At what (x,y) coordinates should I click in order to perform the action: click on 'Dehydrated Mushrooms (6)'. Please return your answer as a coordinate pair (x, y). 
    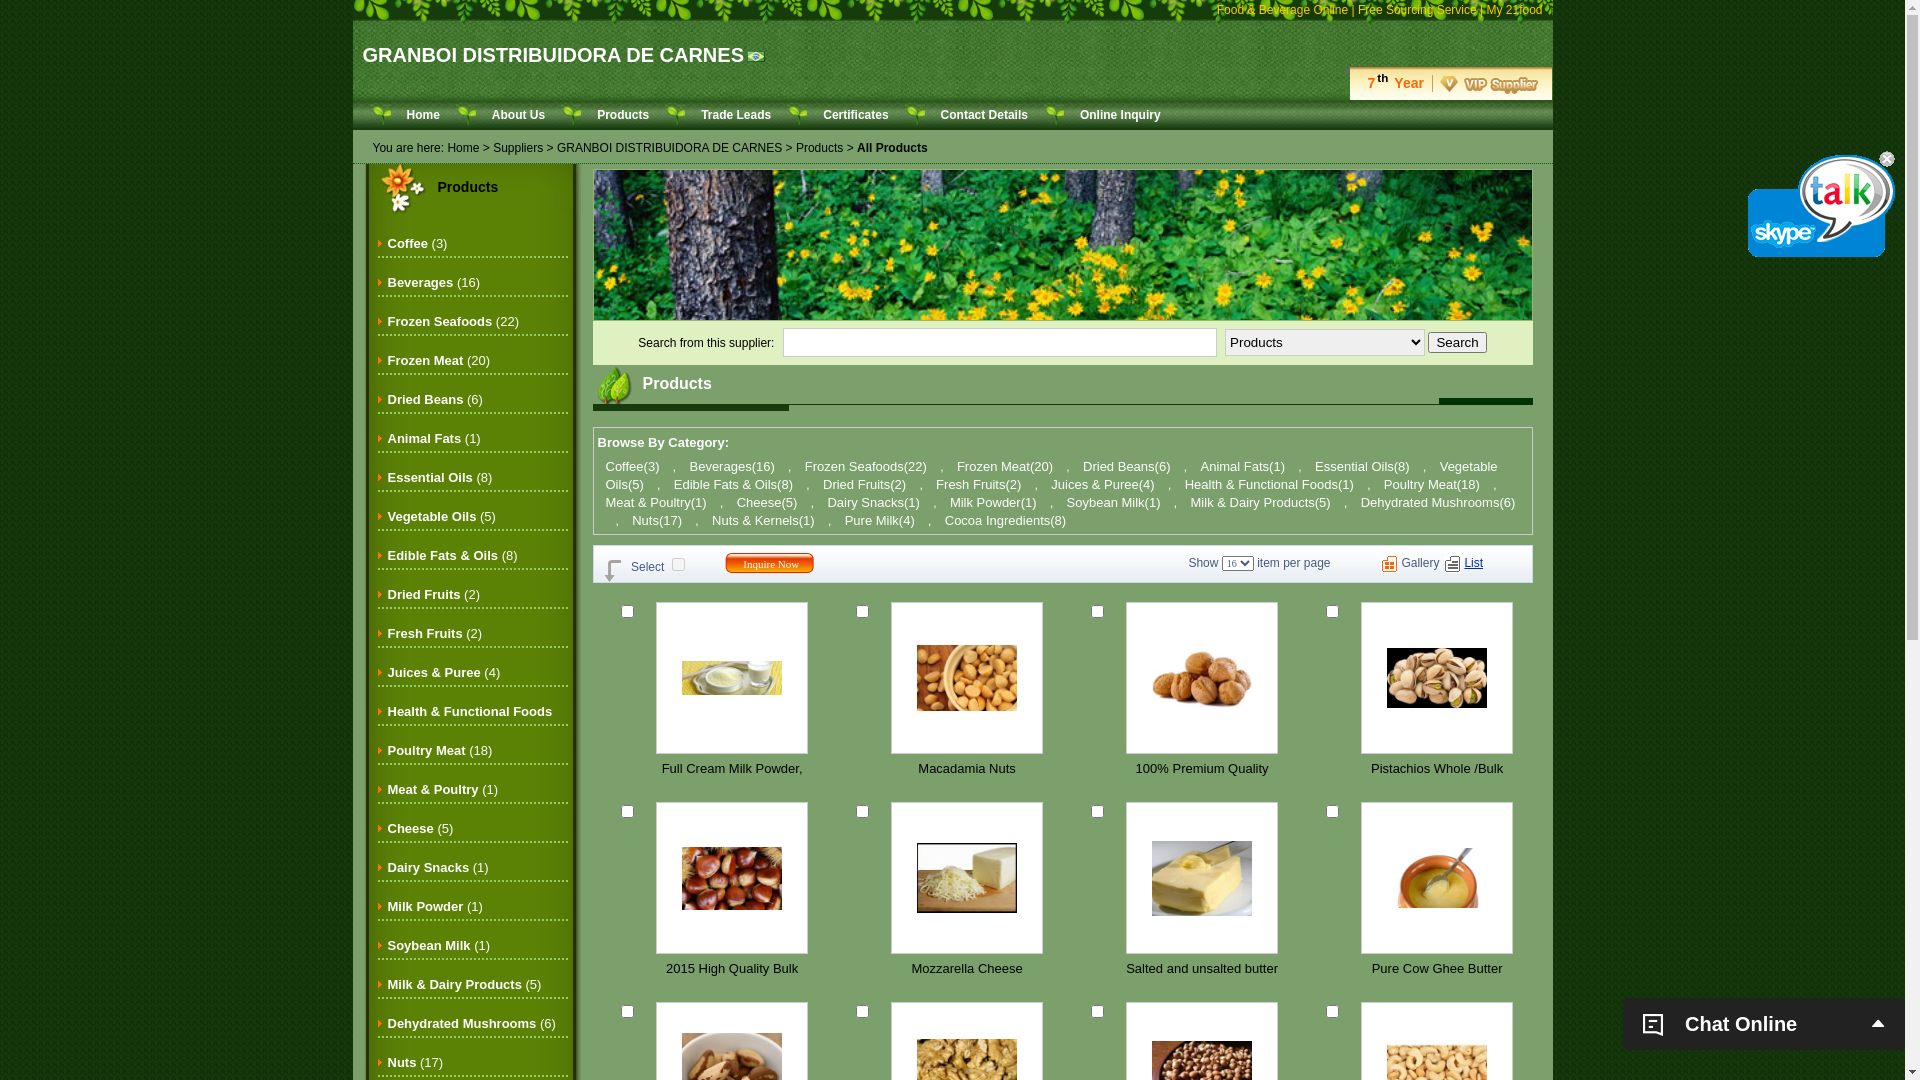
    Looking at the image, I should click on (388, 1023).